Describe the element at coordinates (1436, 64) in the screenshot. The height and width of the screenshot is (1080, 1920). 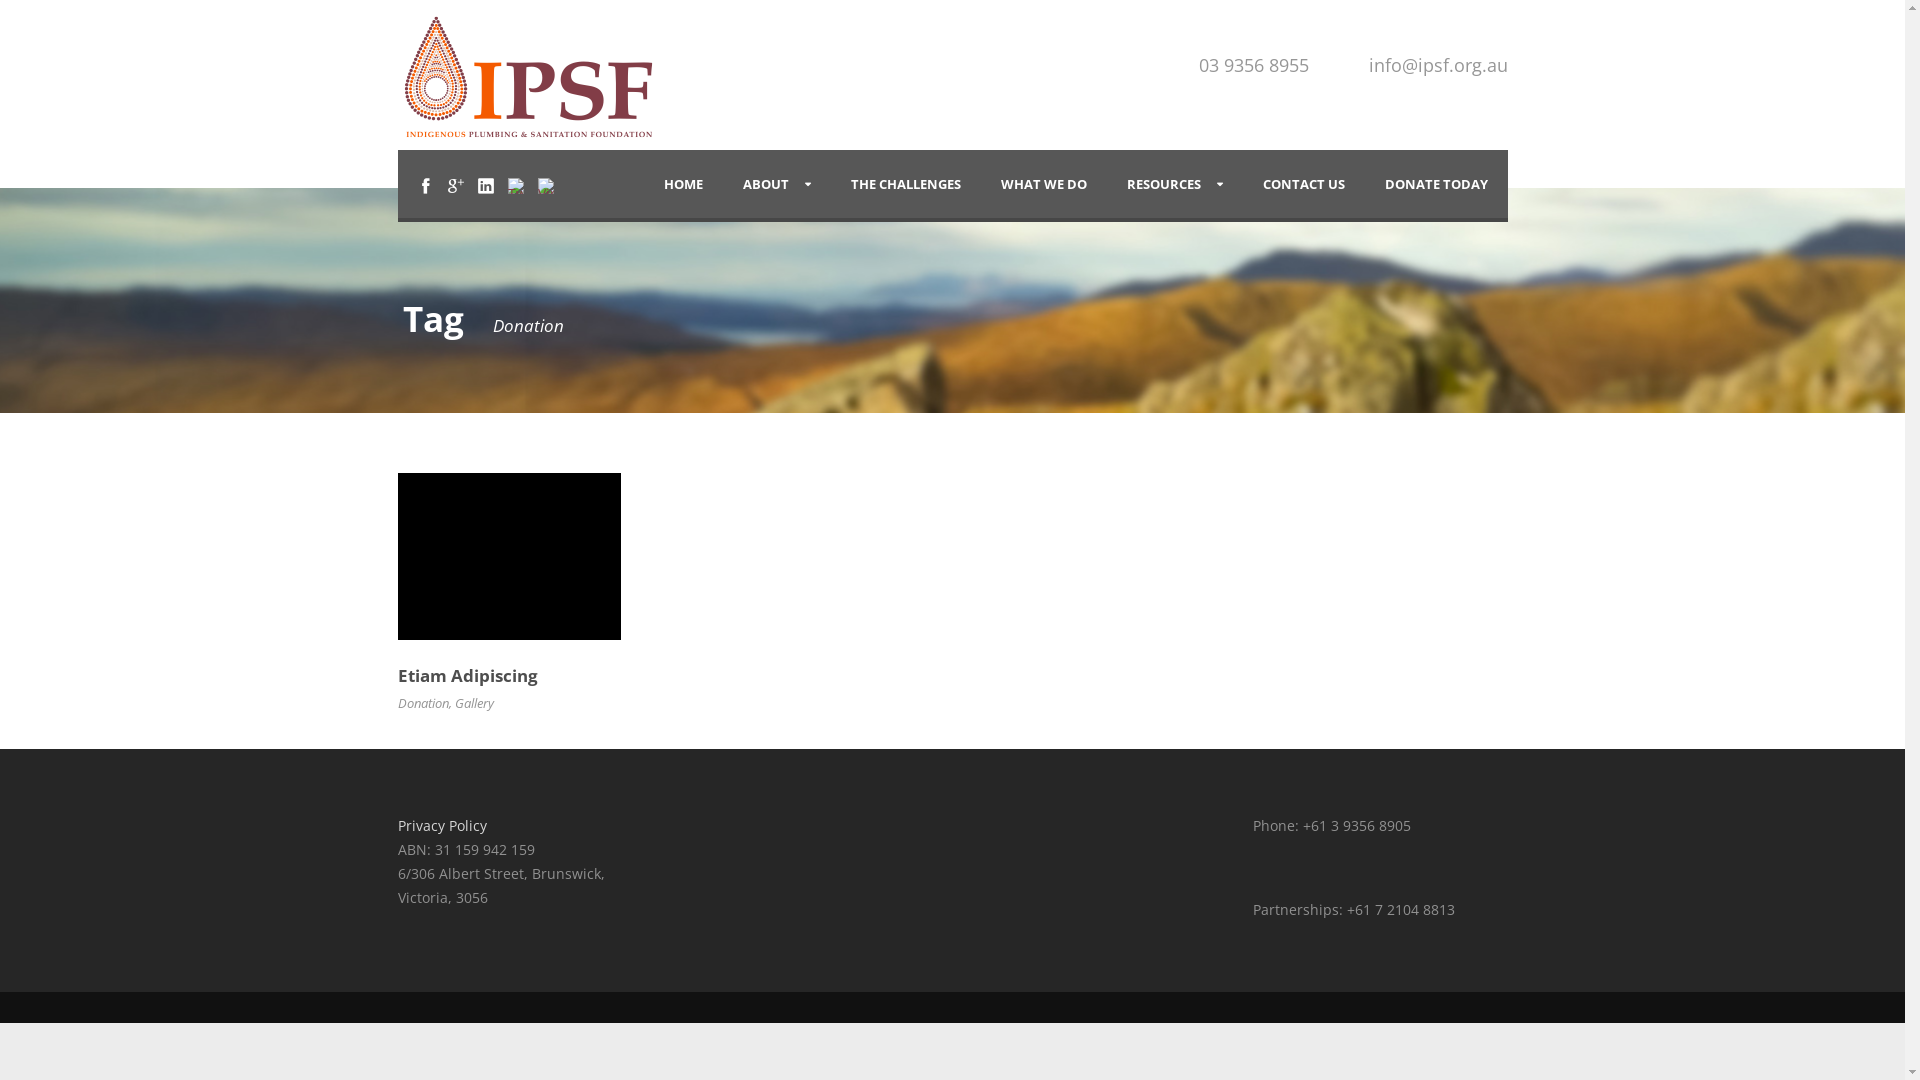
I see `'info@ipsf.org.au'` at that location.